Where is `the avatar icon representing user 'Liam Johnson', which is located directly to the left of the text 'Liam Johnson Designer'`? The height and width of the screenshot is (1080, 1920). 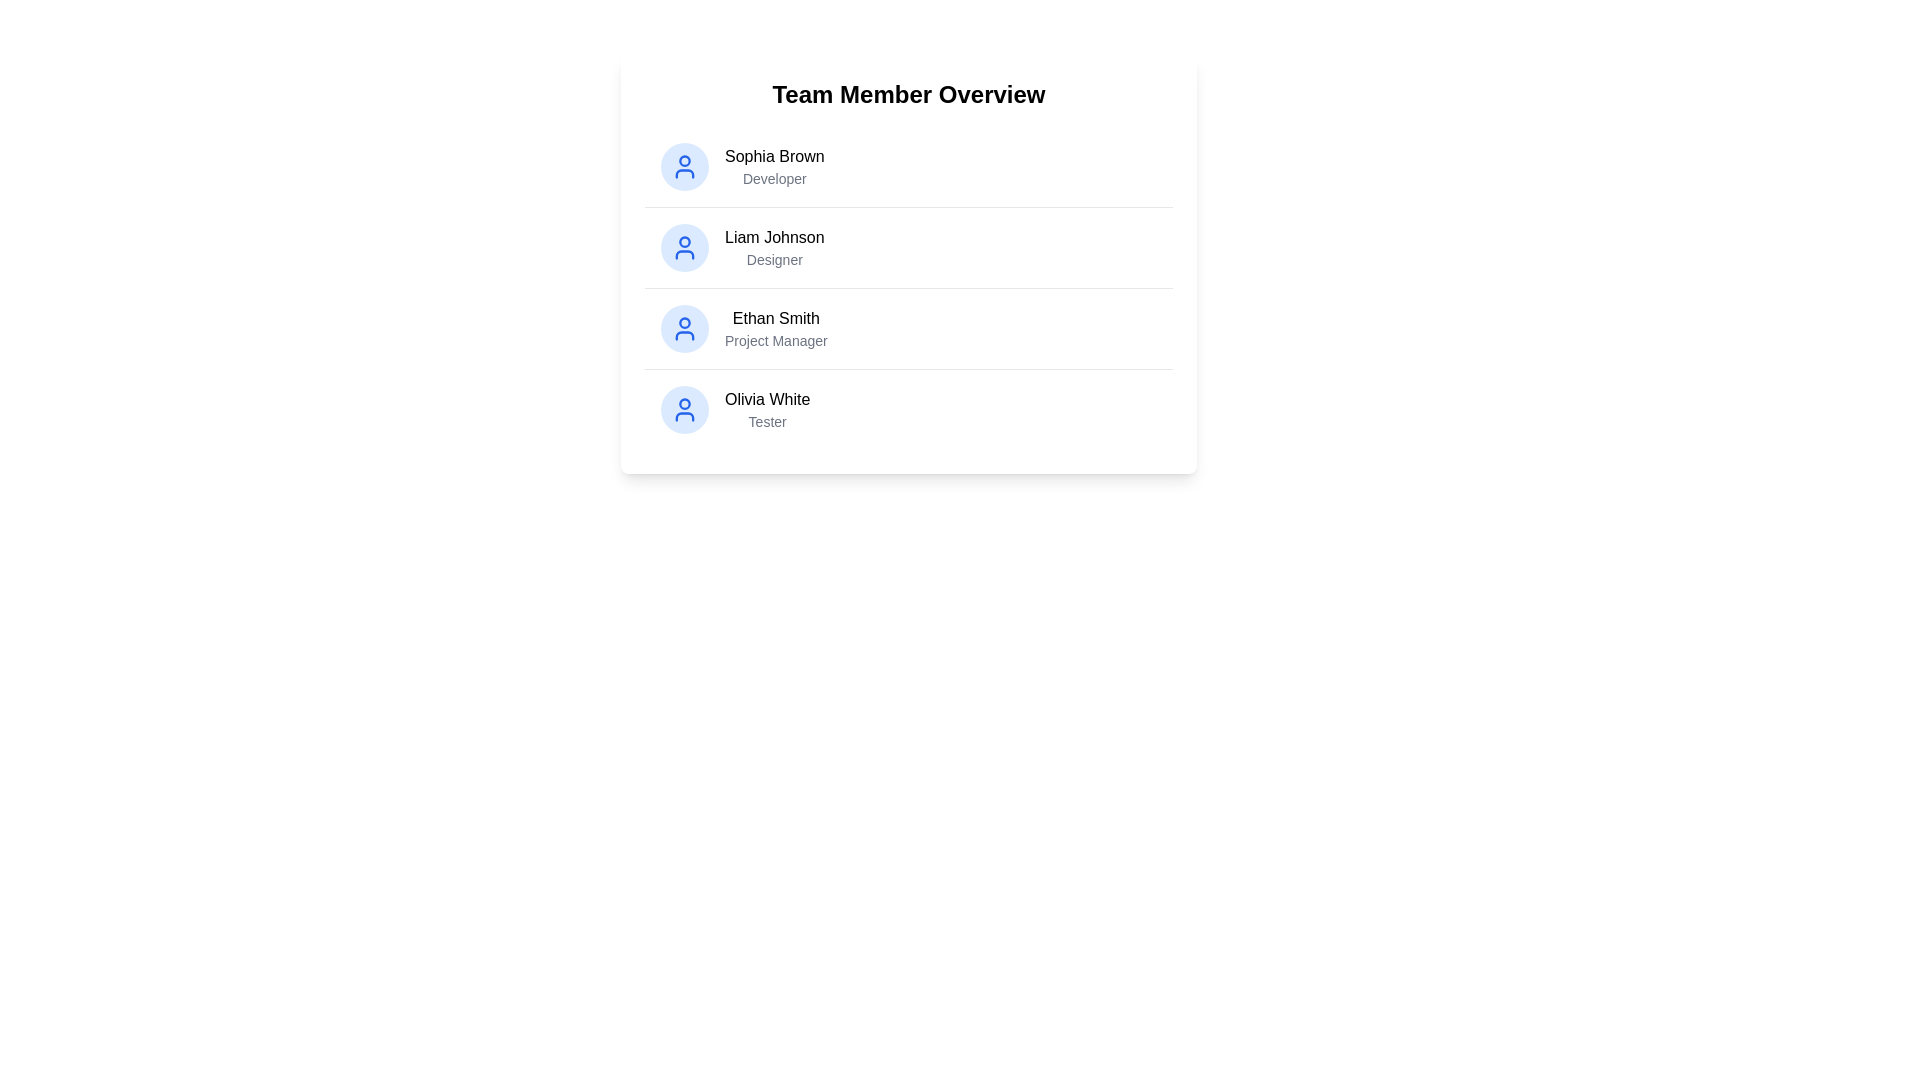 the avatar icon representing user 'Liam Johnson', which is located directly to the left of the text 'Liam Johnson Designer' is located at coordinates (685, 246).